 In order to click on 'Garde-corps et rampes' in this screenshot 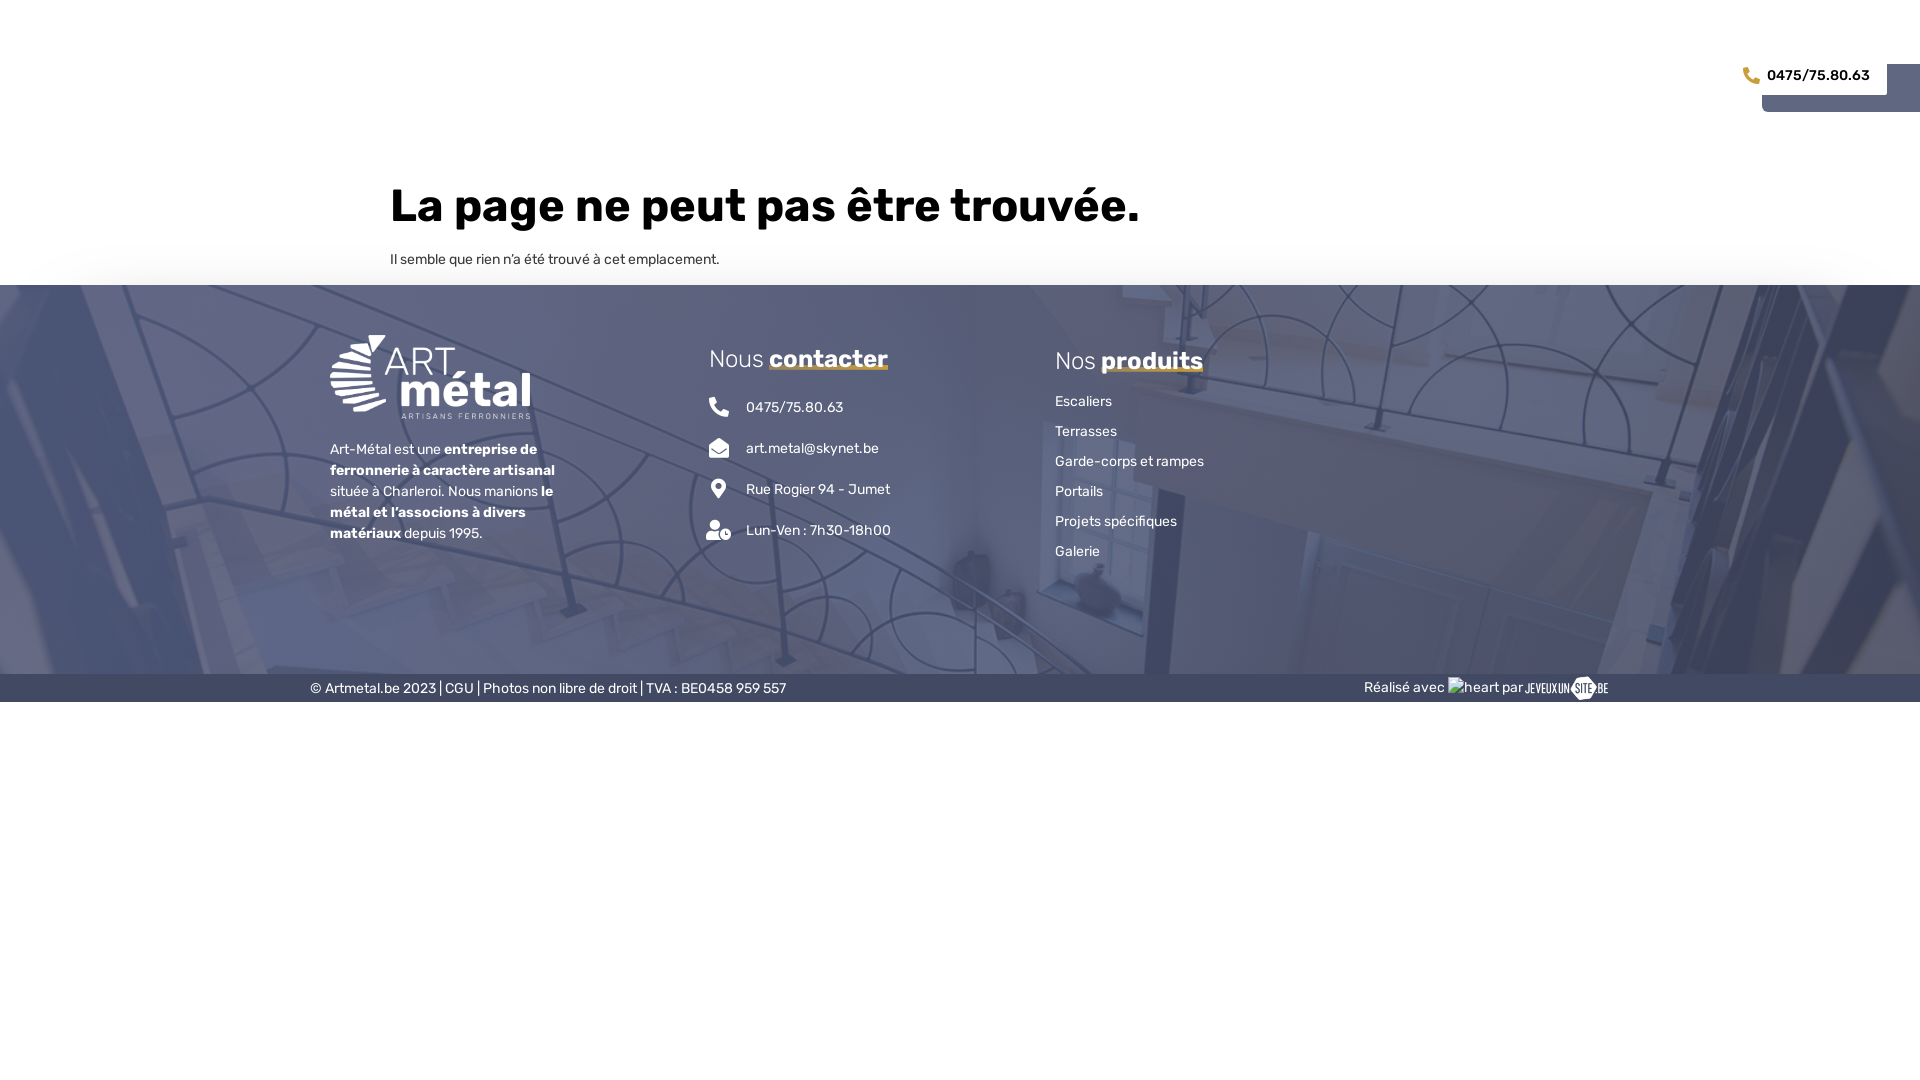, I will do `click(1150, 462)`.